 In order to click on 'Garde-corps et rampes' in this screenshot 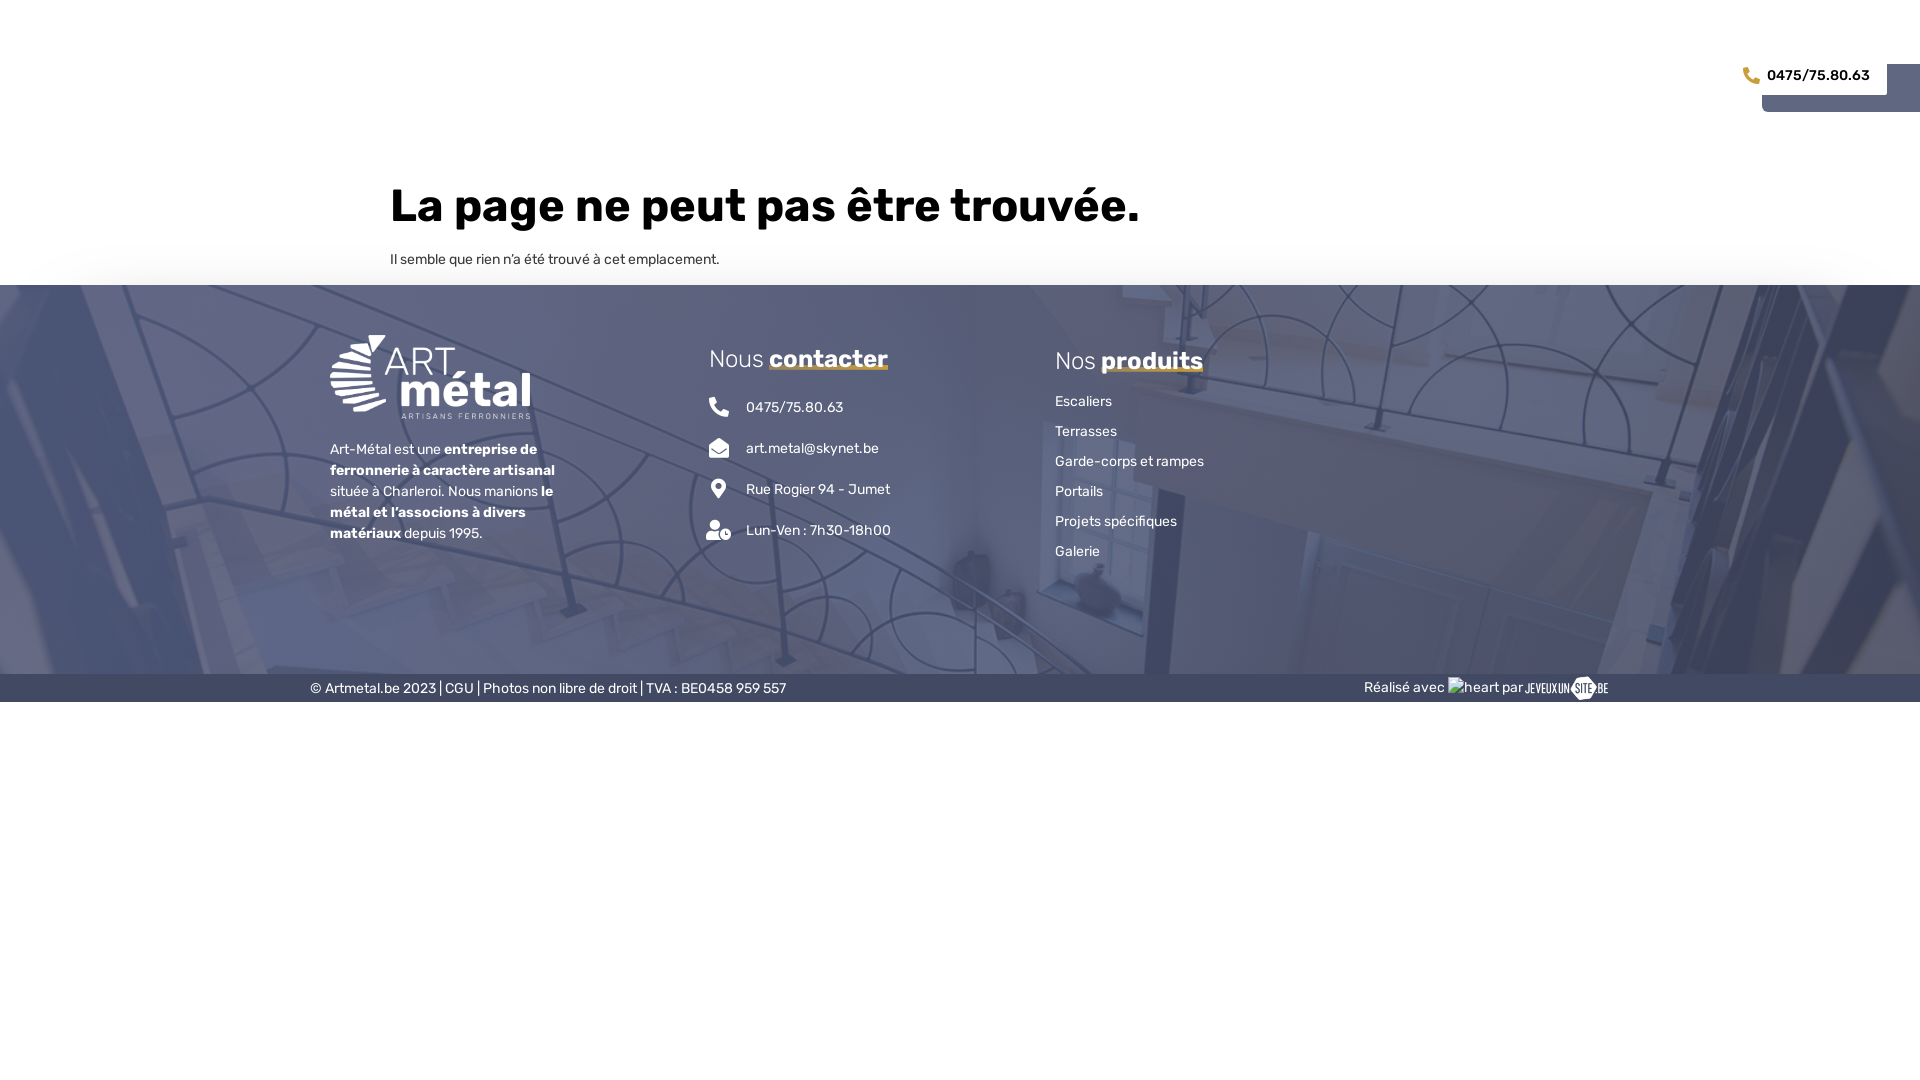, I will do `click(1150, 462)`.